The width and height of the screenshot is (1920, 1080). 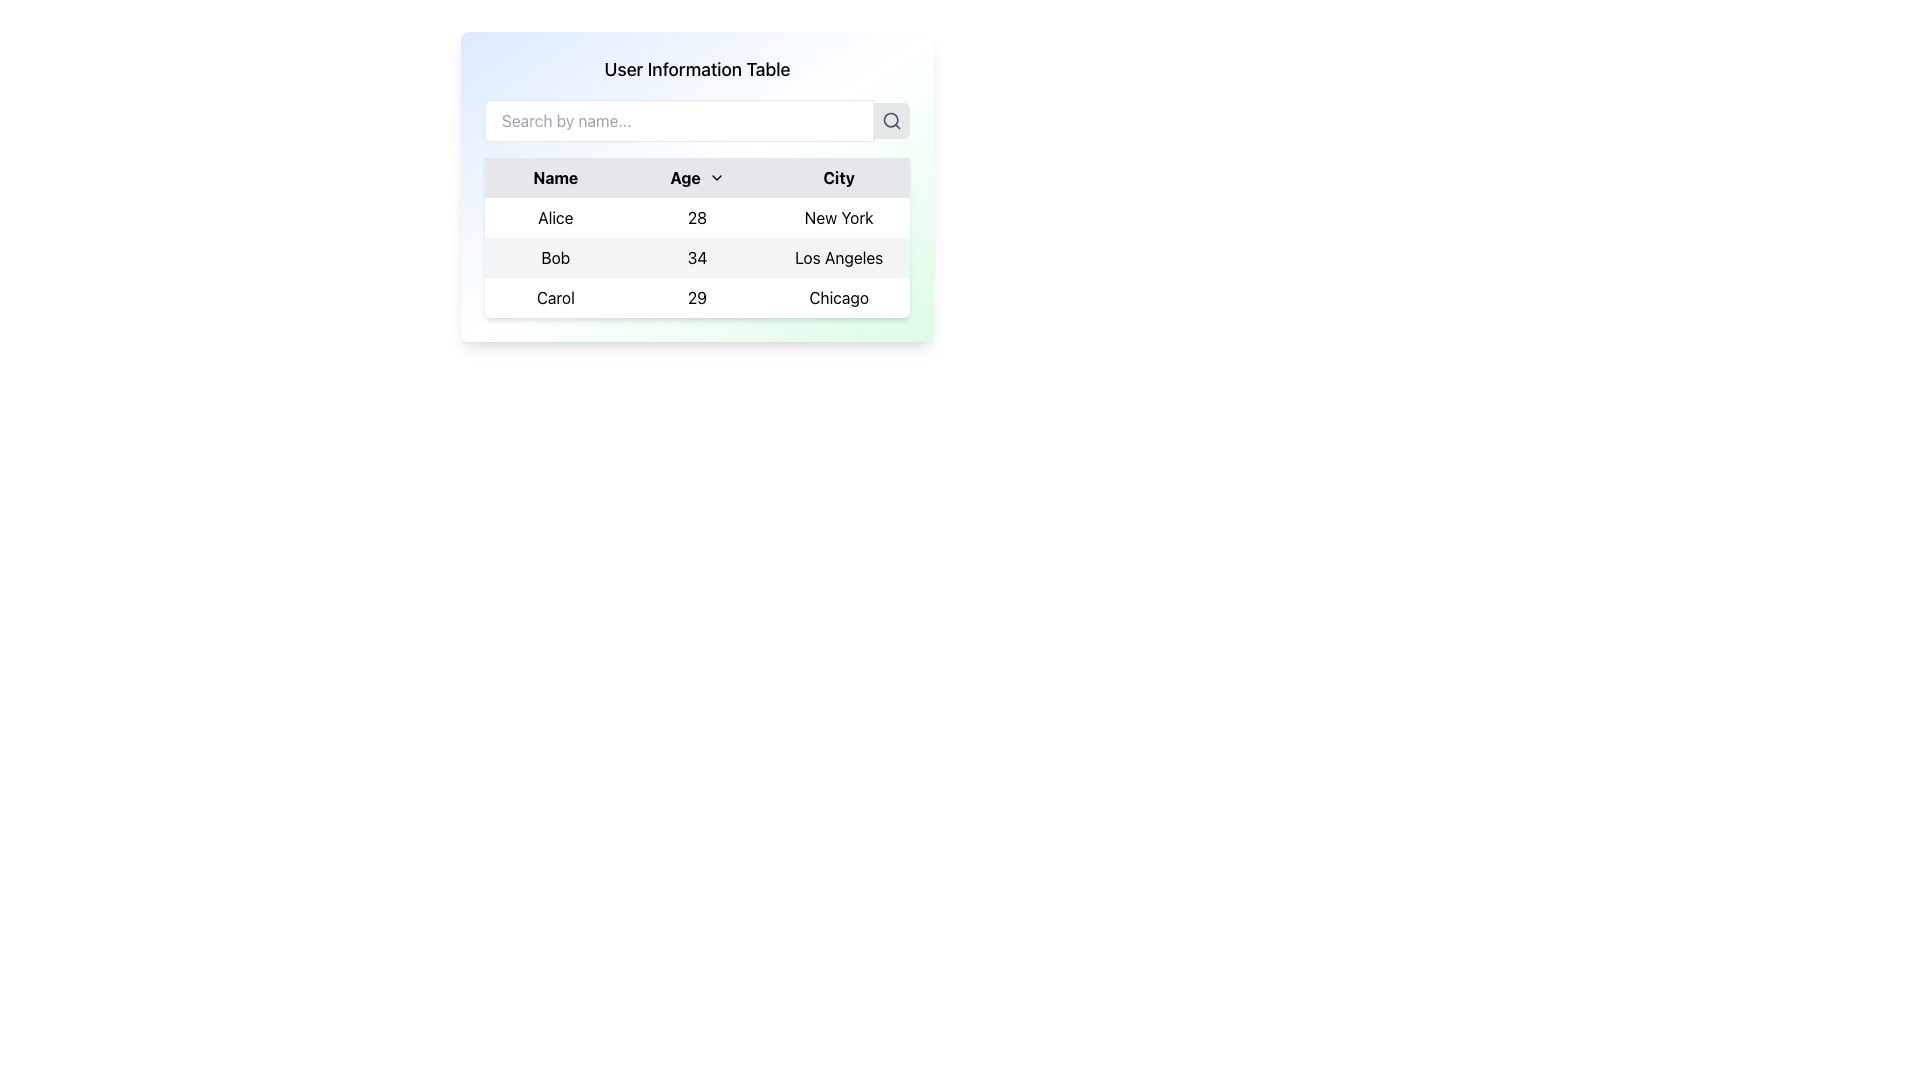 What do you see at coordinates (697, 297) in the screenshot?
I see `the text element displaying '29' located in the third row of the table under the 'Age' column, positioned between 'Carol' and 'Chicago'` at bounding box center [697, 297].